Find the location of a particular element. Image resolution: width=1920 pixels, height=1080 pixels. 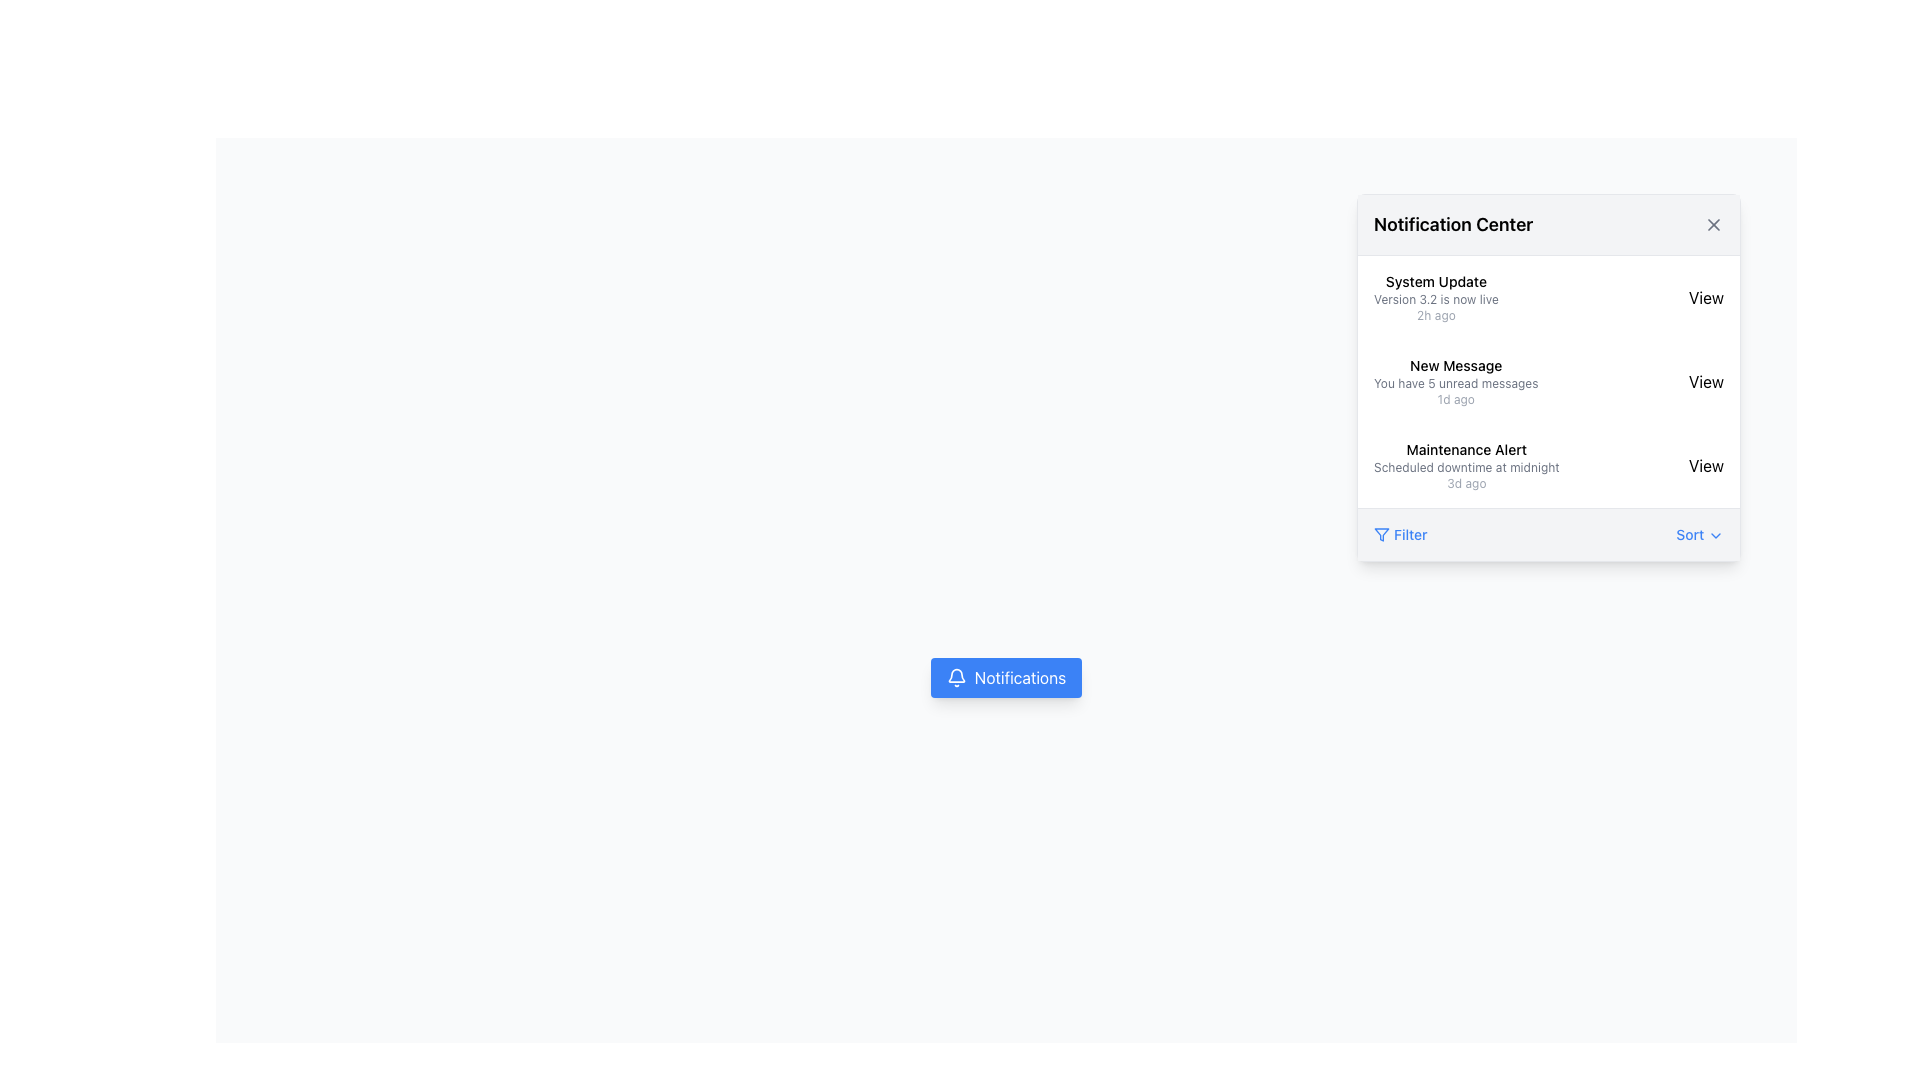

the close button located in the top-right corner of the 'Notification Center' modal to trigger a color change effect is located at coordinates (1712, 224).